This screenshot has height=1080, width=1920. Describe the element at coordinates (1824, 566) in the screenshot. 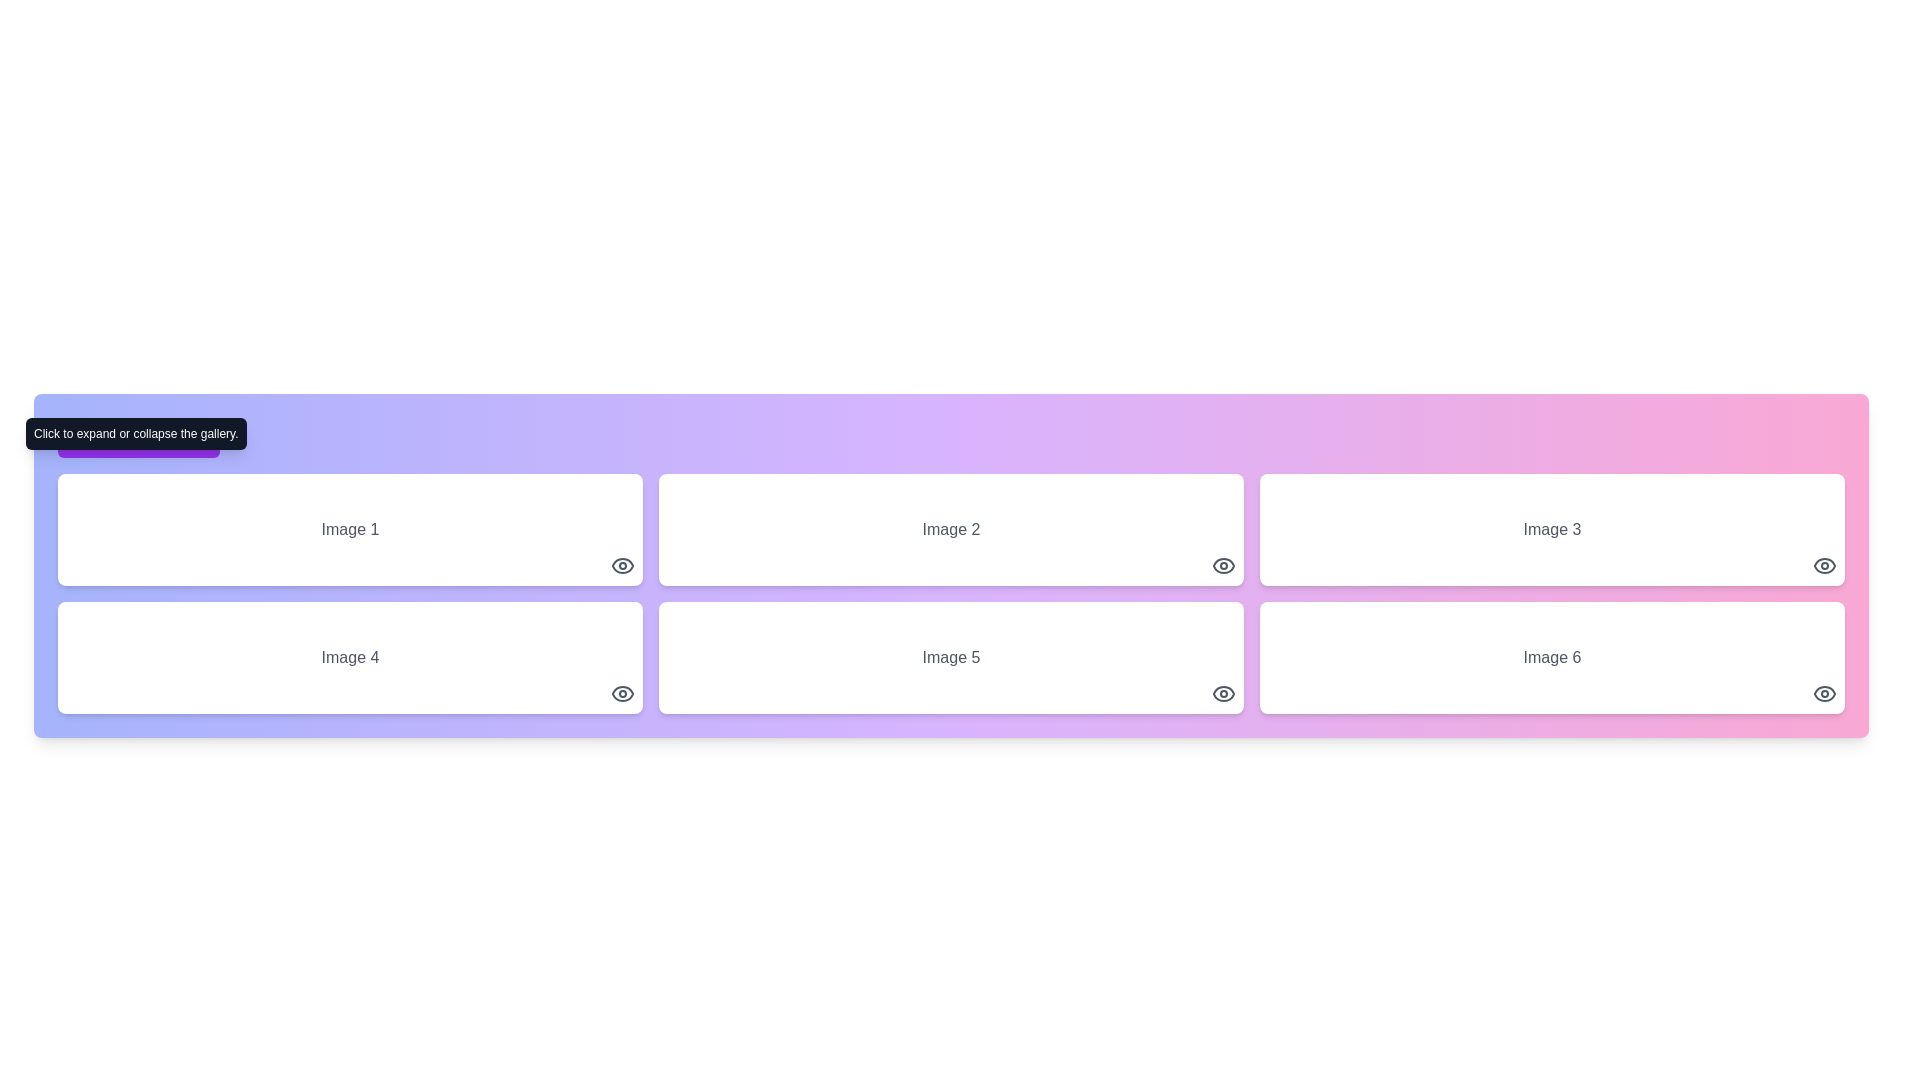

I see `the eye-shaped icon located in the bottom-right corner of the card labeled 'Image 3' to possibly reveal more information` at that location.